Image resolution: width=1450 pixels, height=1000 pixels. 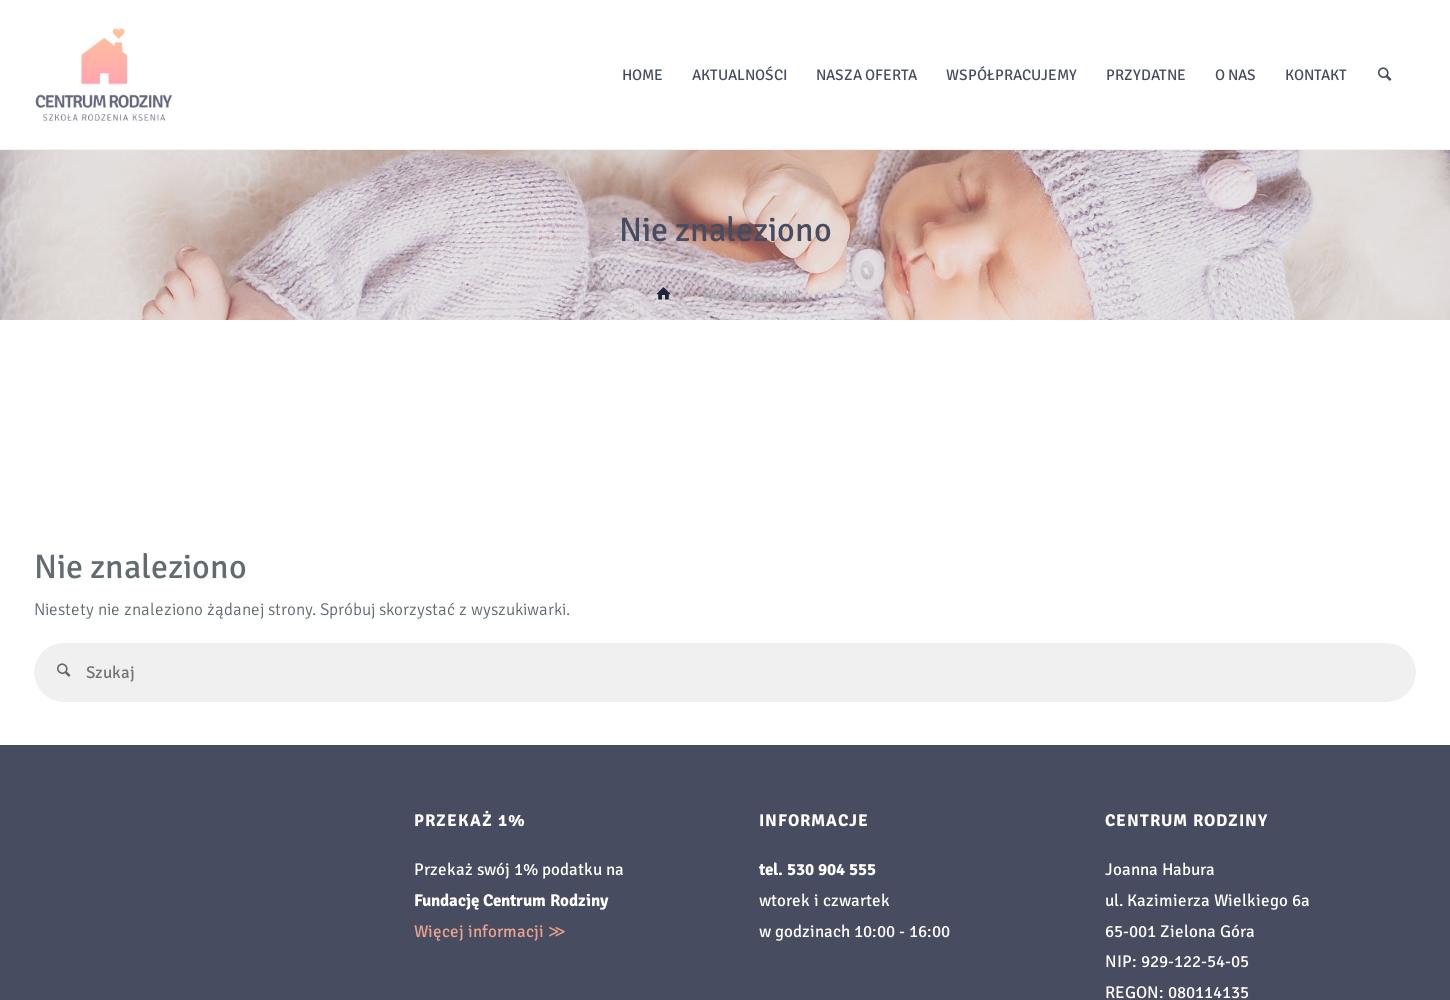 What do you see at coordinates (302, 608) in the screenshot?
I see `'Niestety nie znaleziono żądanej strony. Spróbuj skorzystać z wyszukiwarki.'` at bounding box center [302, 608].